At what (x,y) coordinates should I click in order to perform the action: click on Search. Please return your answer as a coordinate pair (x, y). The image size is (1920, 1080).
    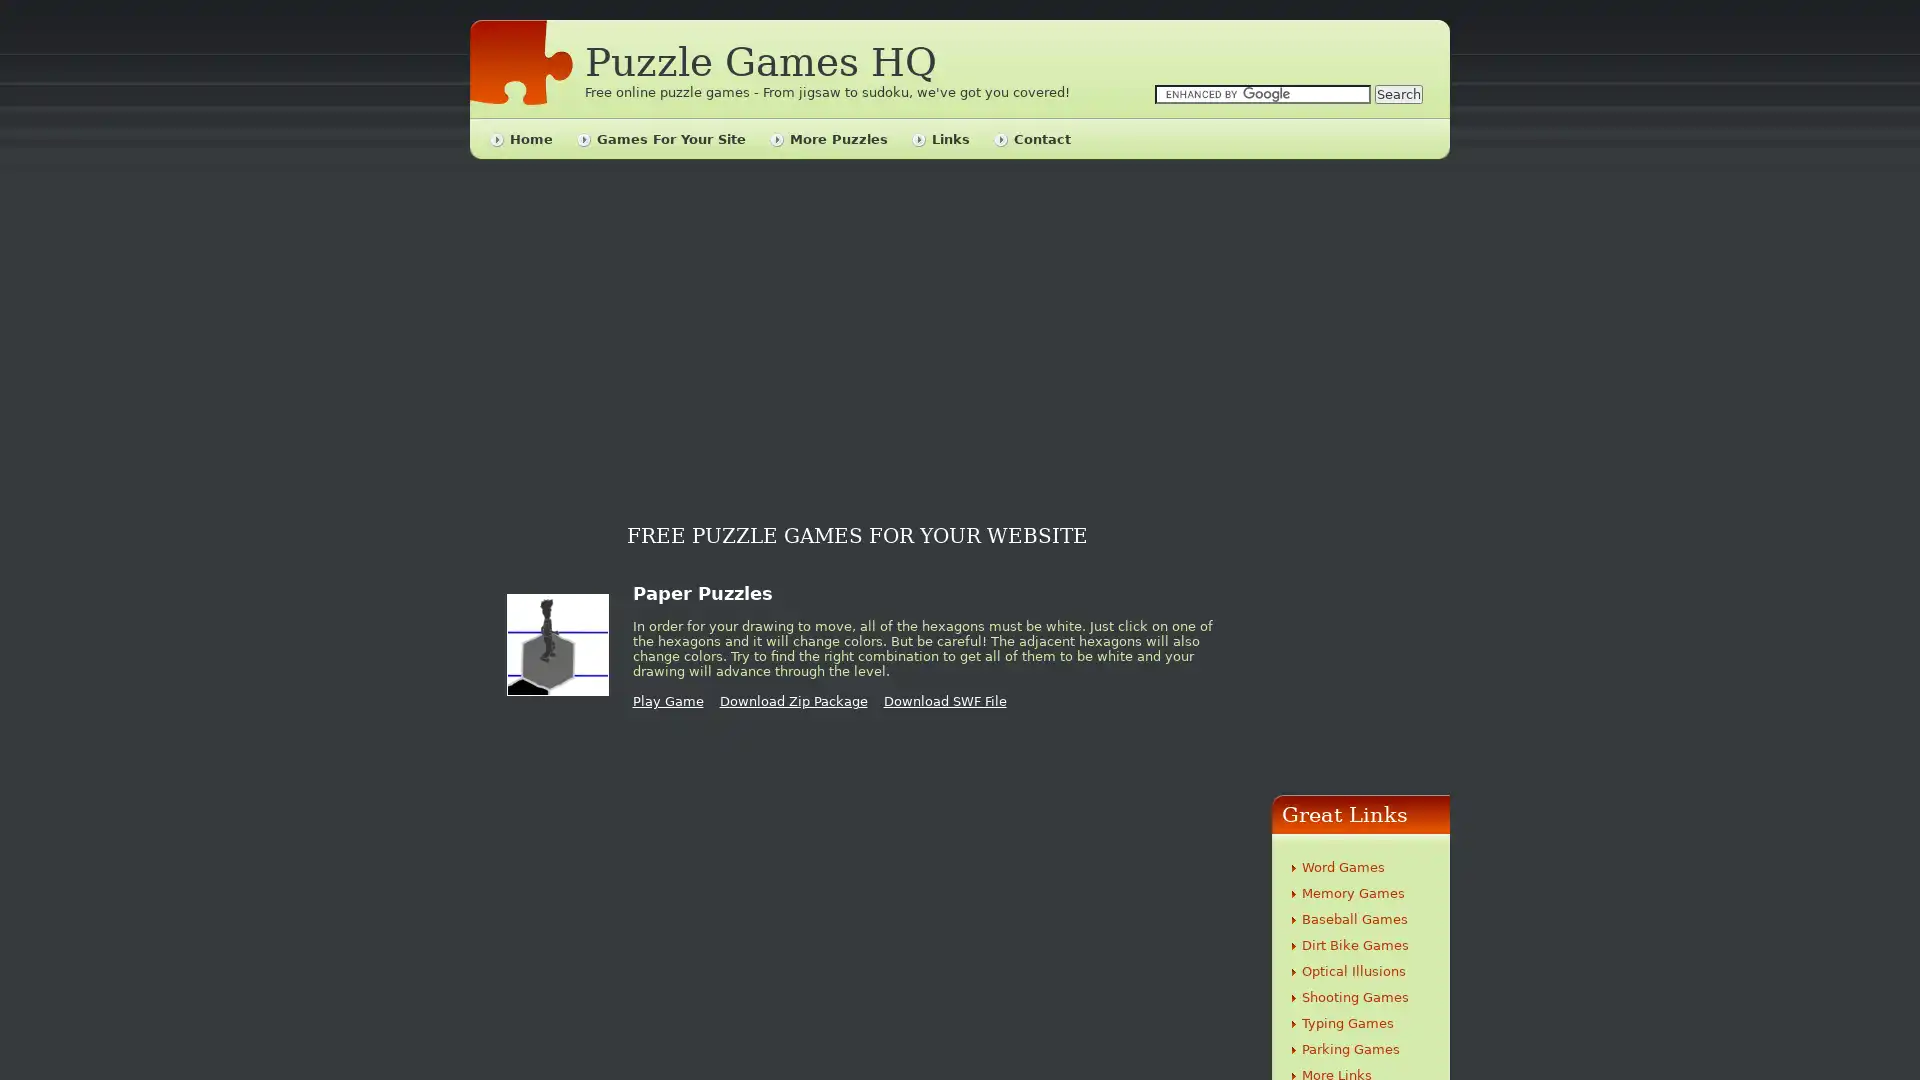
    Looking at the image, I should click on (1397, 94).